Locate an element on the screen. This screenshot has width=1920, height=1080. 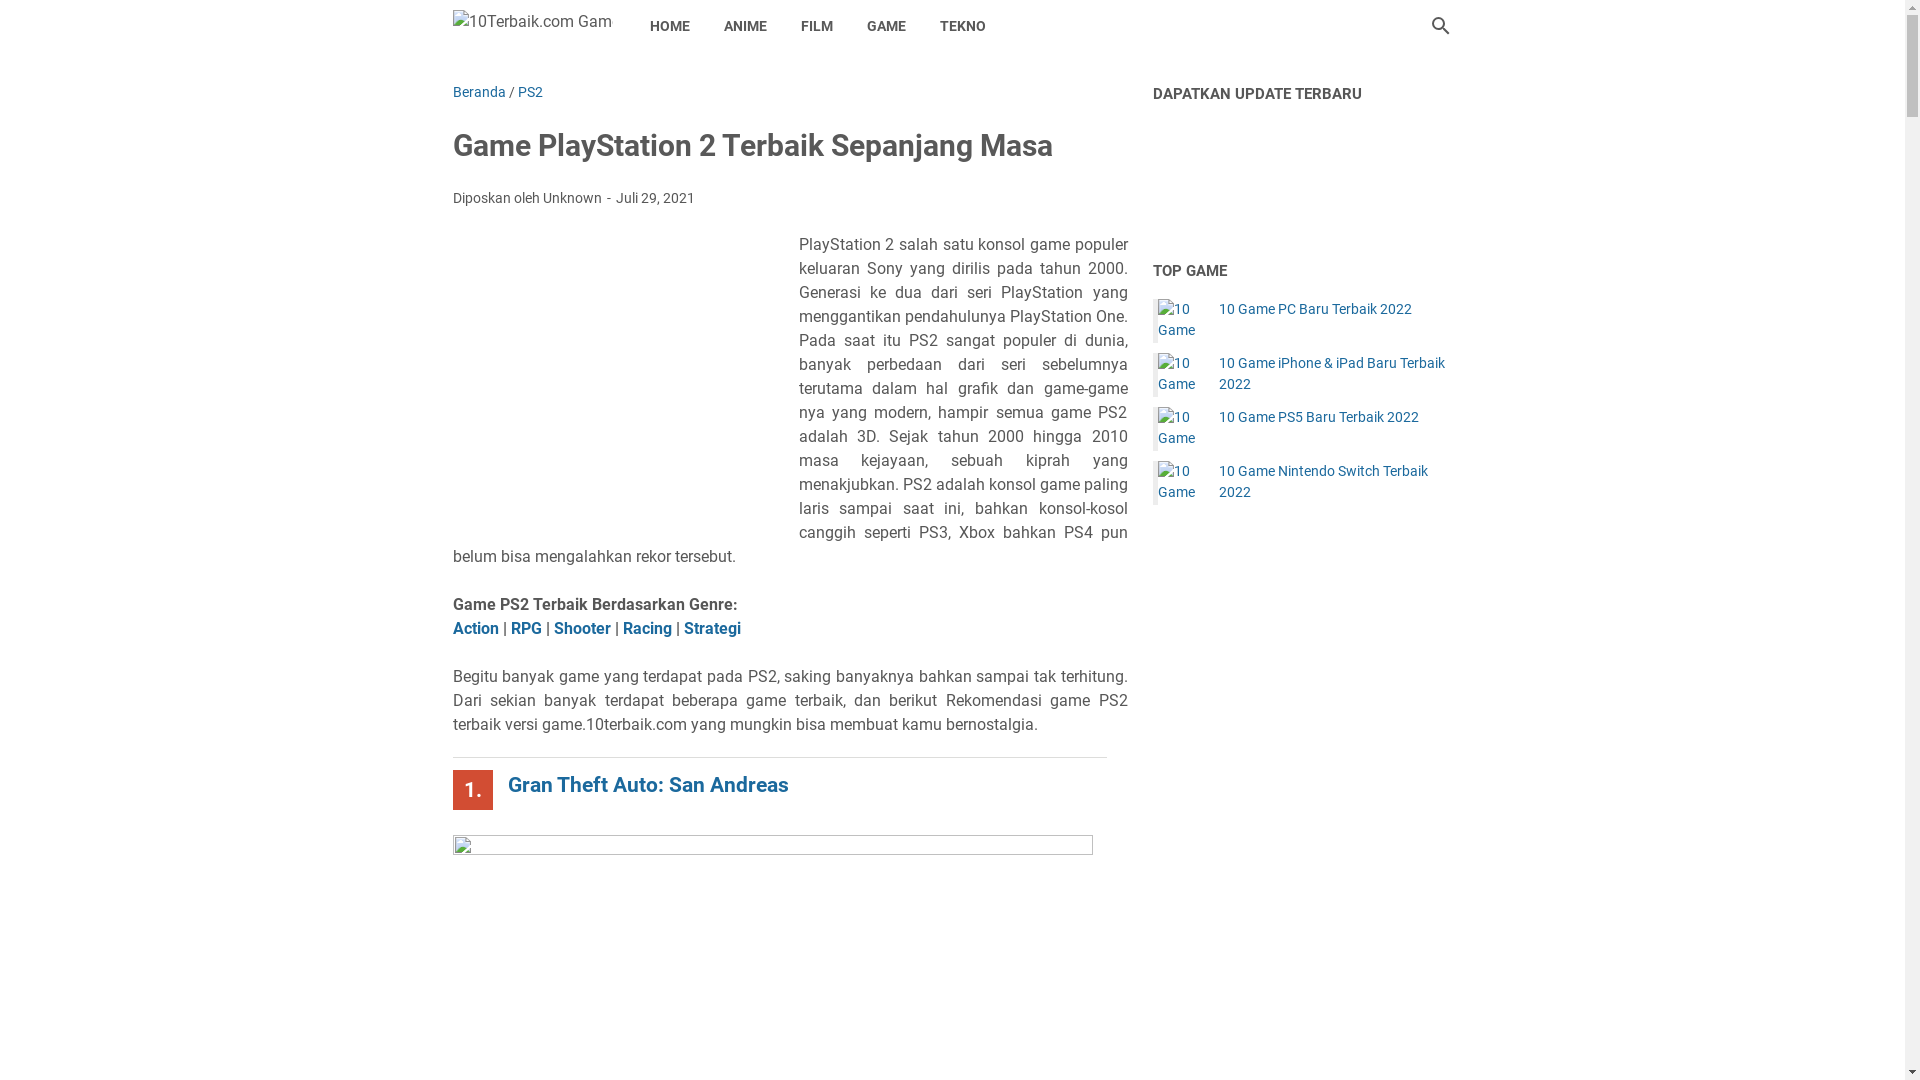
'Advertisement' is located at coordinates (624, 378).